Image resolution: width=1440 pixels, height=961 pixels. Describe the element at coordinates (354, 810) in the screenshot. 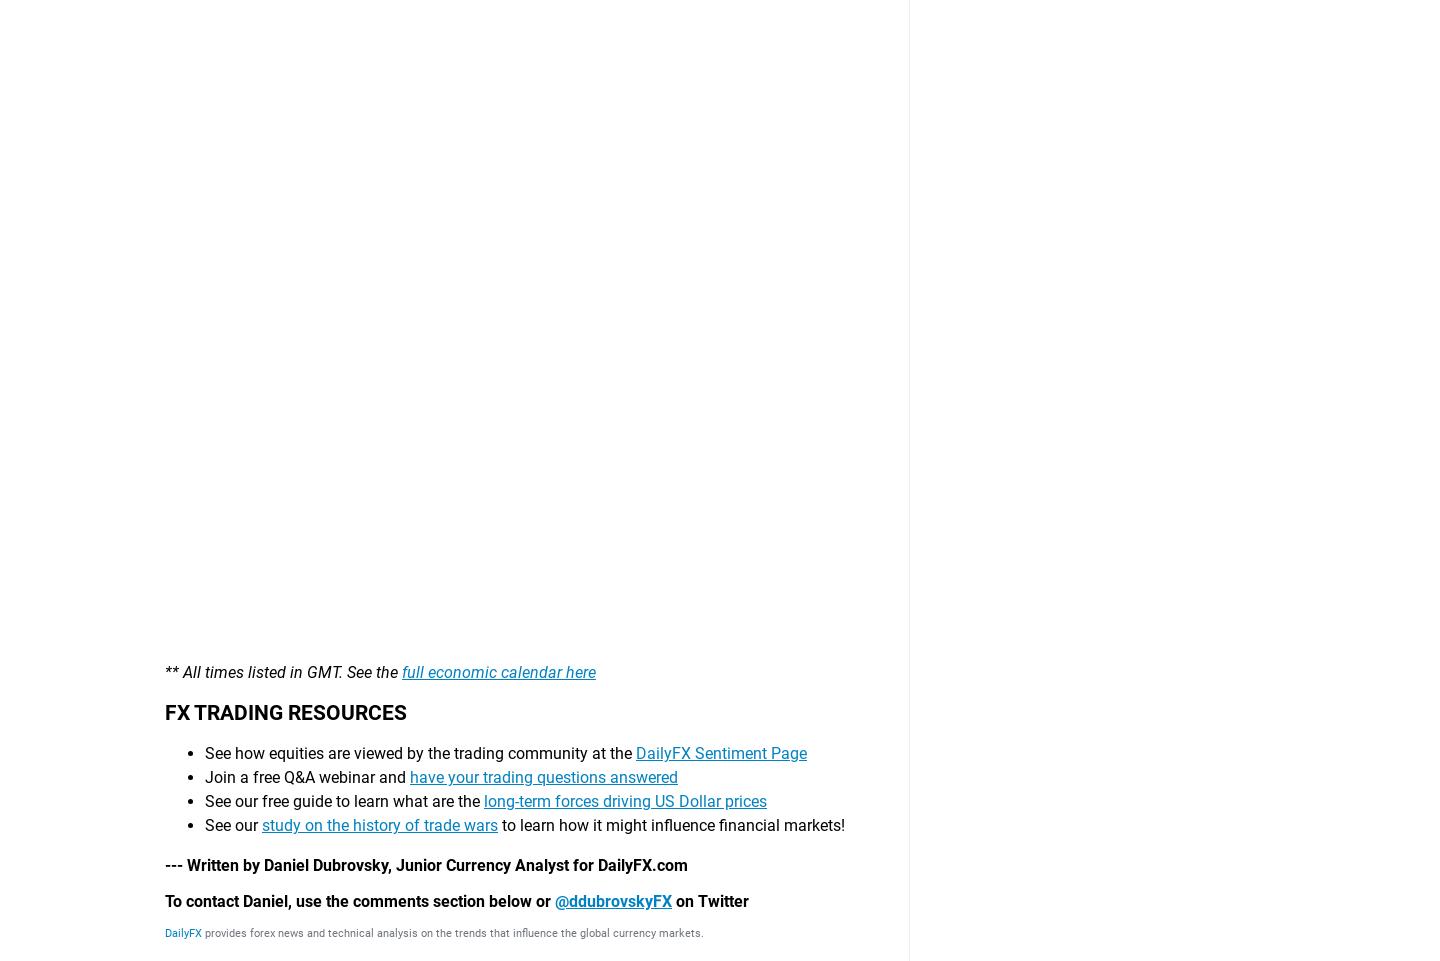

I see `'Market Themes'` at that location.